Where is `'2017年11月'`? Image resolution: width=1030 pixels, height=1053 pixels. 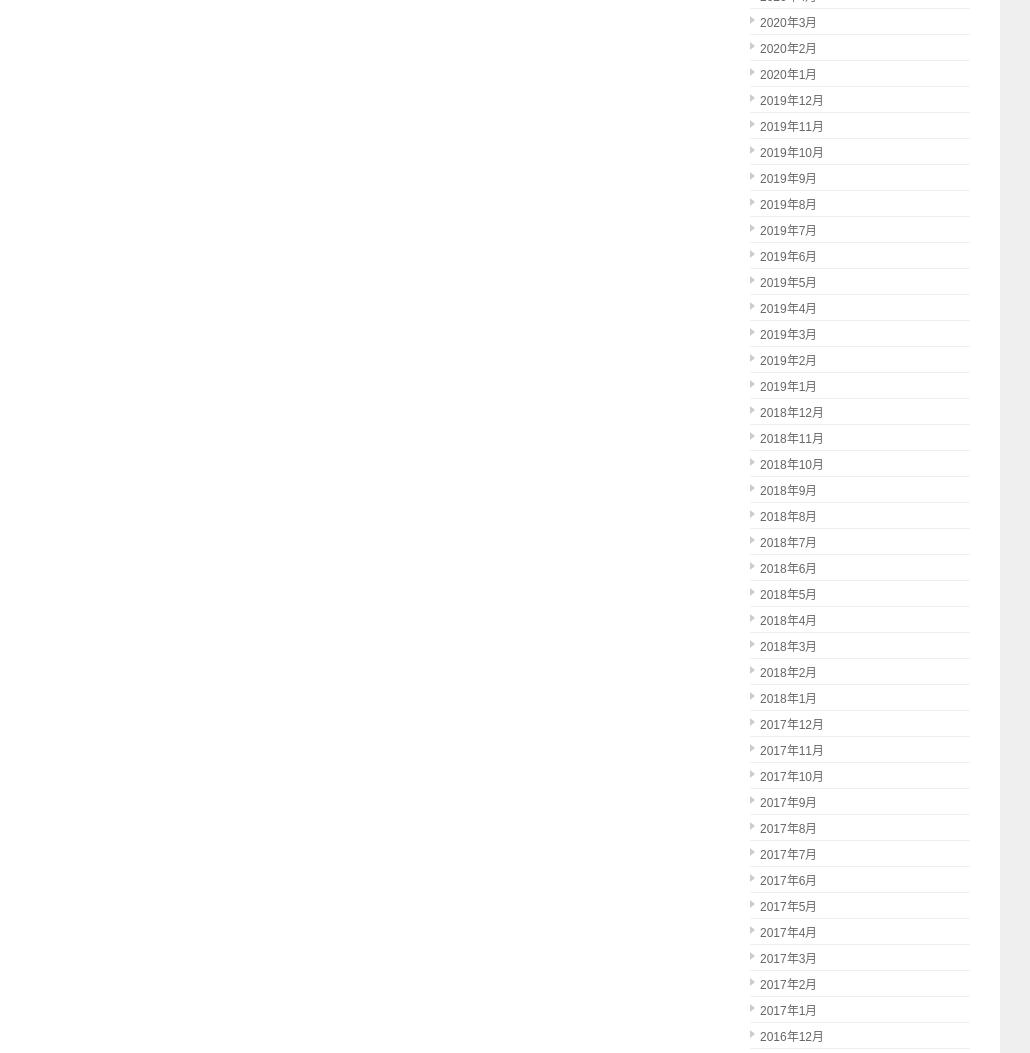 '2017年11月' is located at coordinates (790, 749).